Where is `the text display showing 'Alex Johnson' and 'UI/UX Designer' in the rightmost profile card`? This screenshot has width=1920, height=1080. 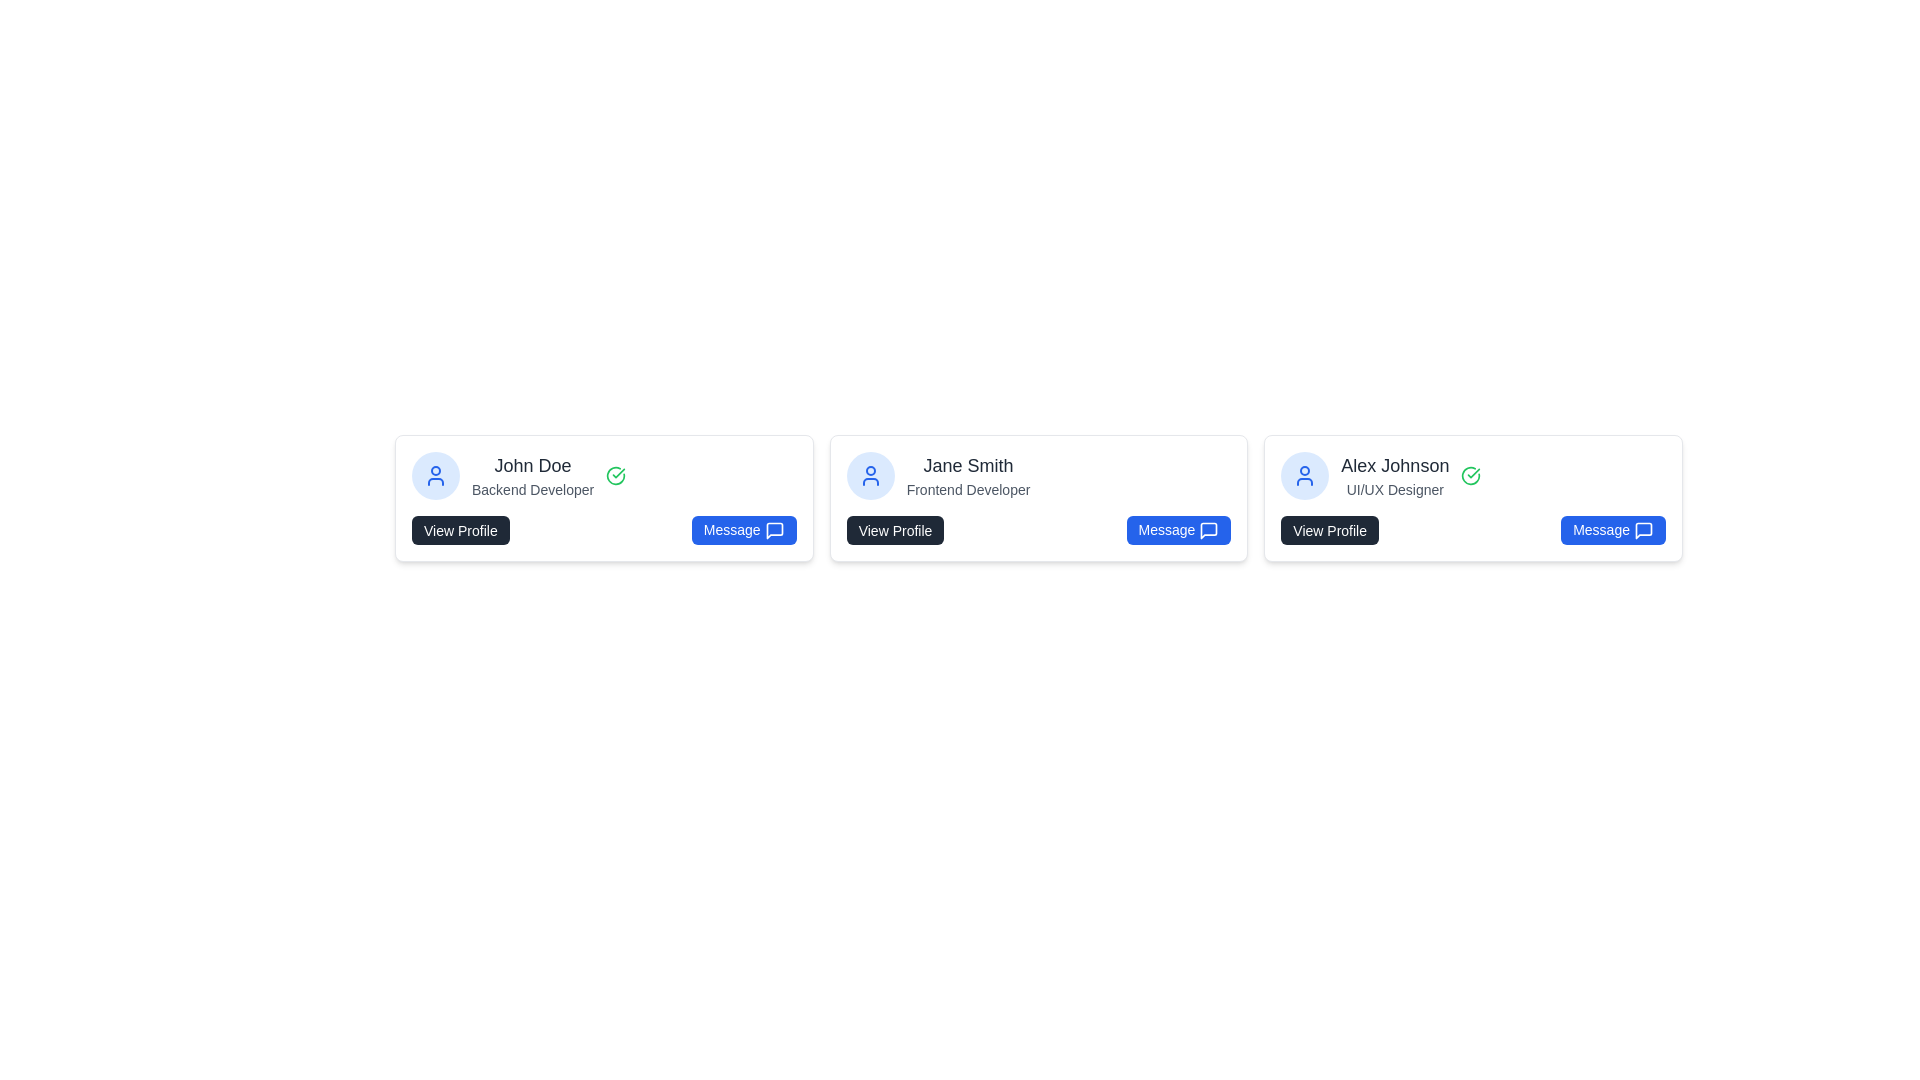 the text display showing 'Alex Johnson' and 'UI/UX Designer' in the rightmost profile card is located at coordinates (1394, 475).